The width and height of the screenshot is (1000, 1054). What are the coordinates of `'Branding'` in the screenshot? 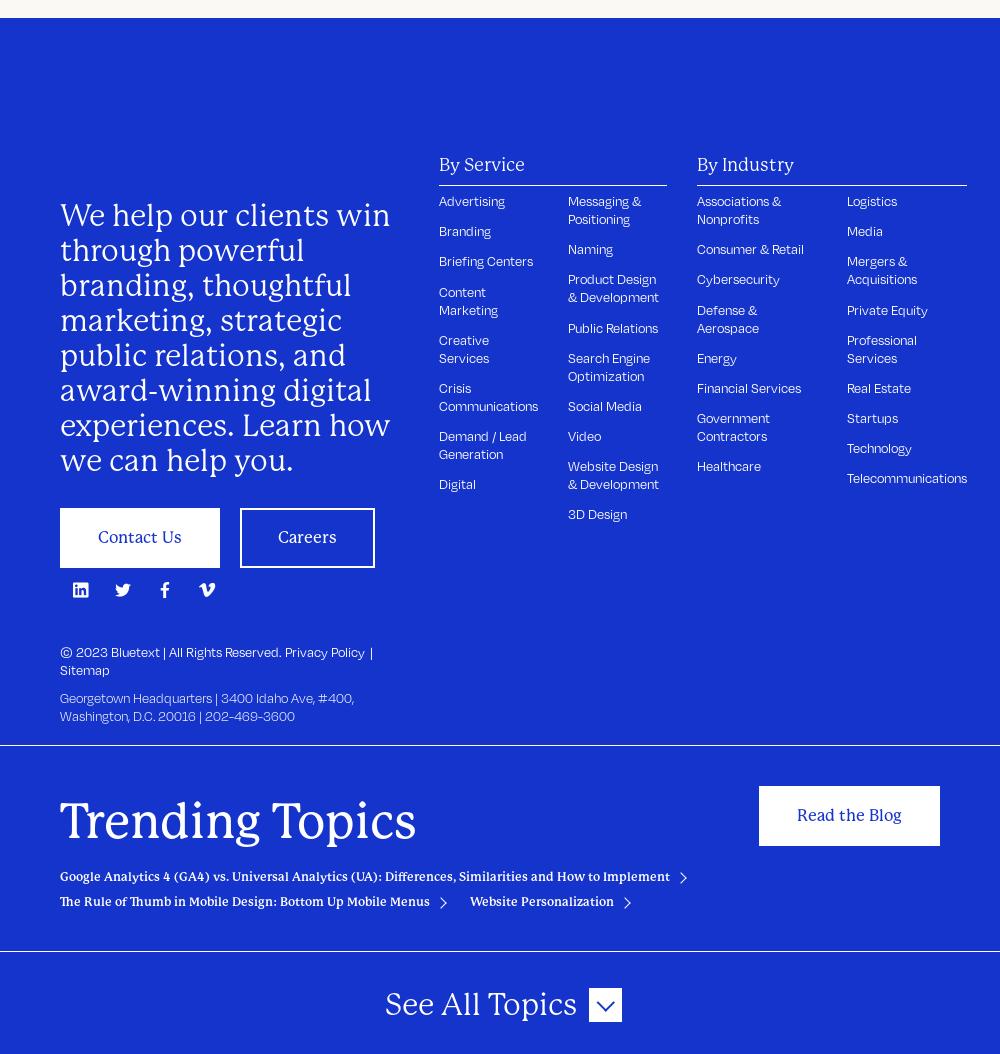 It's located at (438, 231).